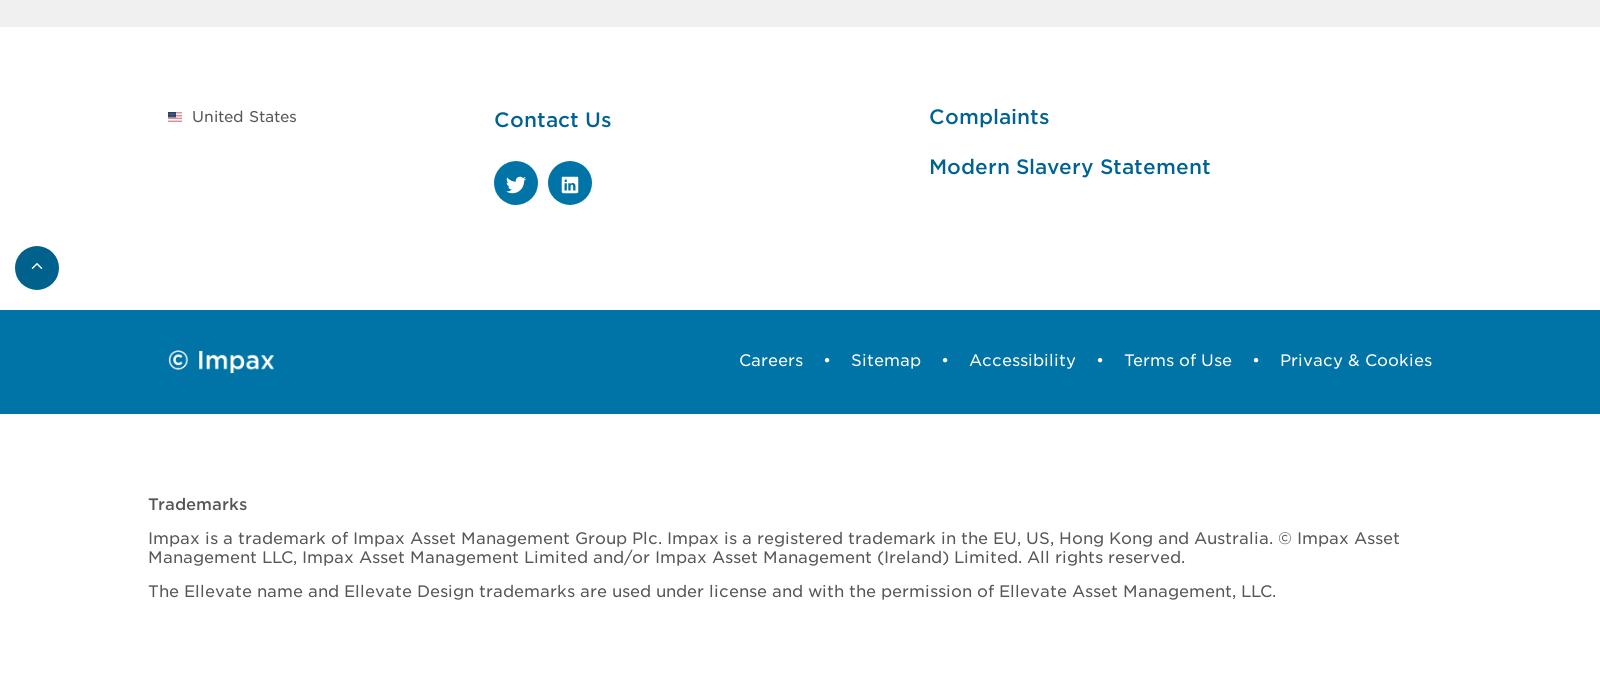 The height and width of the screenshot is (695, 1600). Describe the element at coordinates (493, 117) in the screenshot. I see `'Contact Us'` at that location.